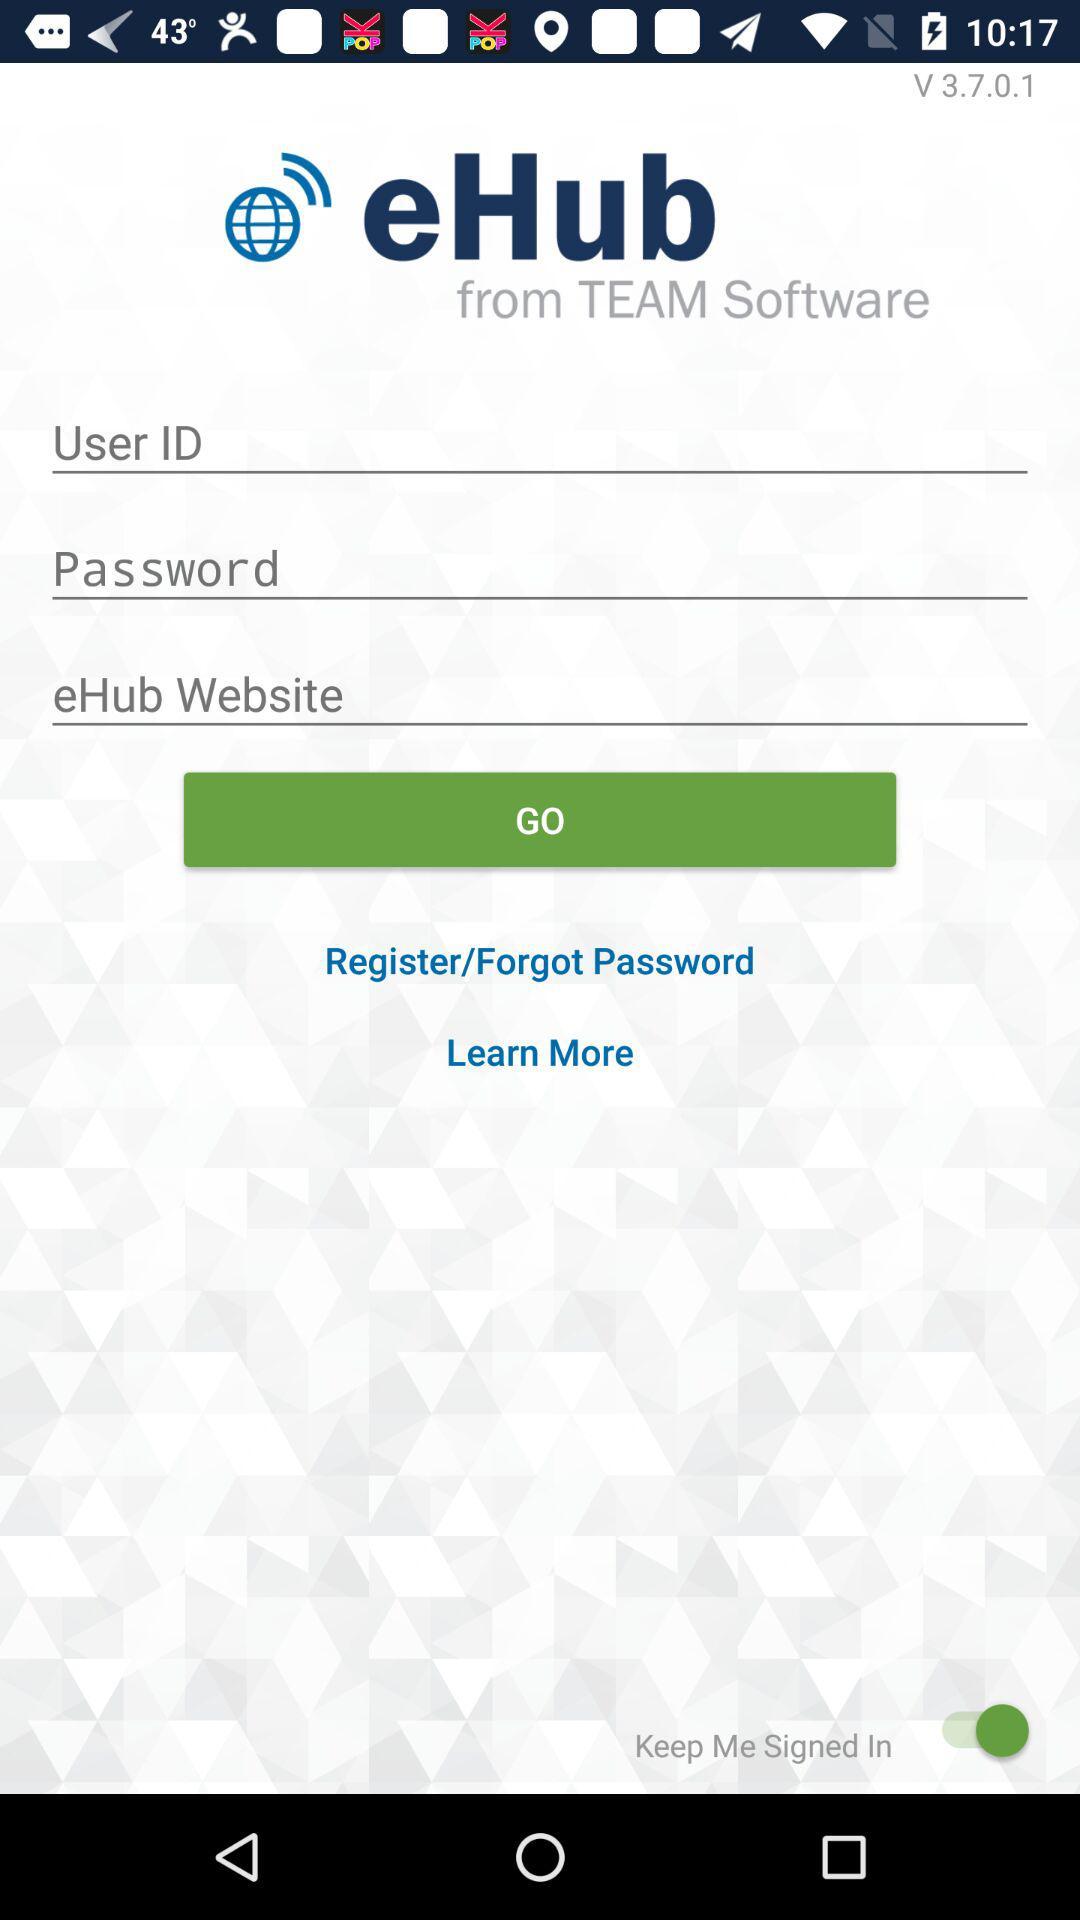 This screenshot has height=1920, width=1080. I want to click on password space, so click(540, 557).